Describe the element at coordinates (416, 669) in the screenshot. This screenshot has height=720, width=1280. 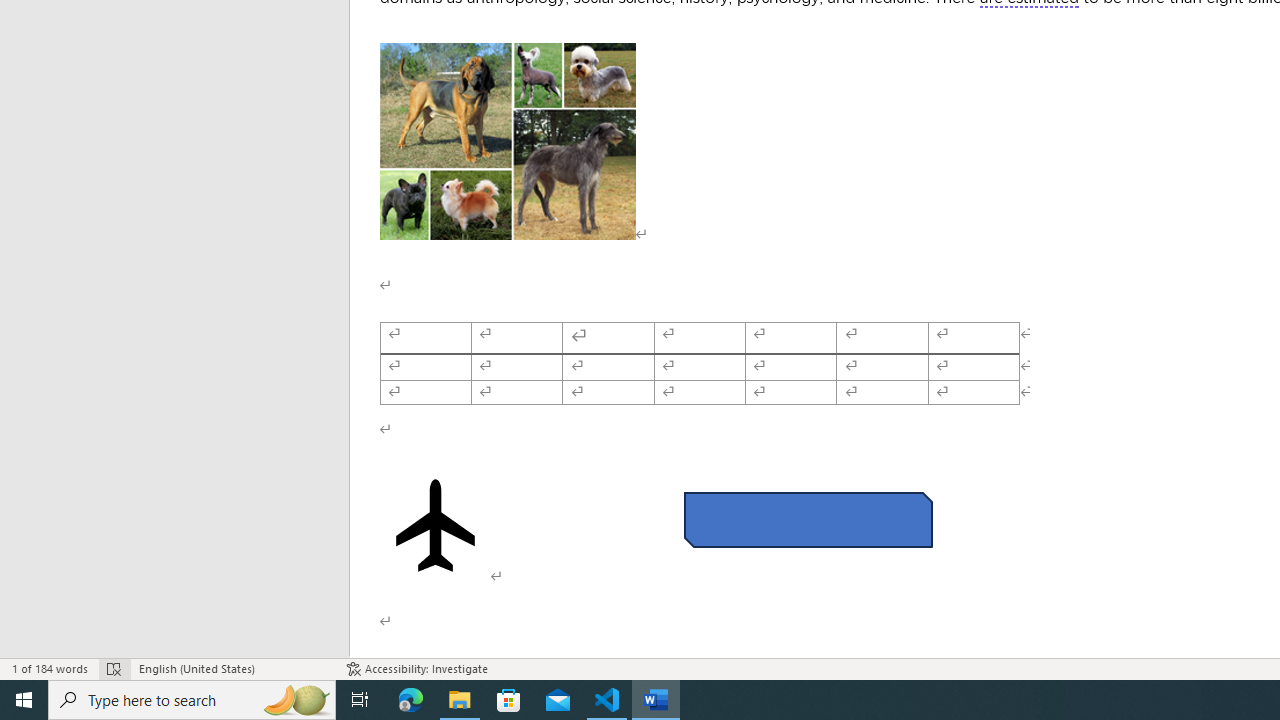
I see `'Accessibility Checker Accessibility: Investigate'` at that location.